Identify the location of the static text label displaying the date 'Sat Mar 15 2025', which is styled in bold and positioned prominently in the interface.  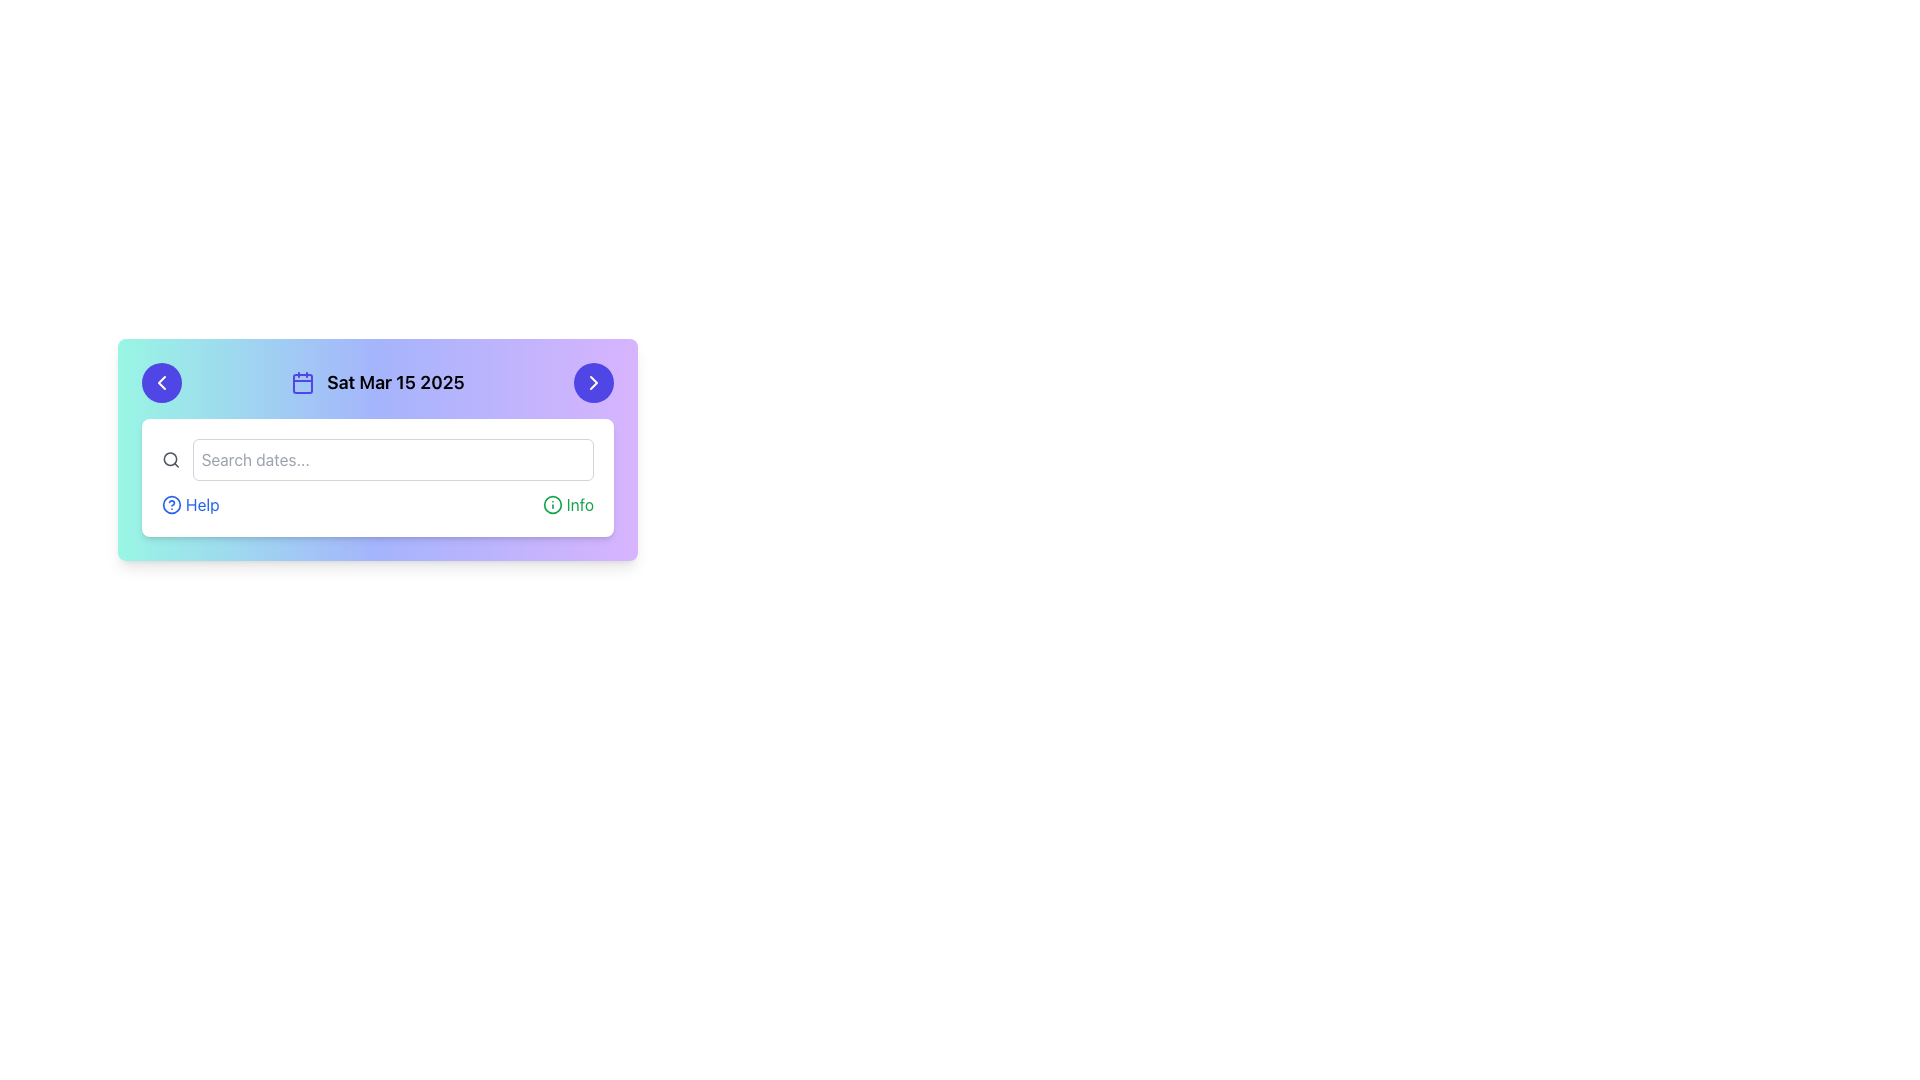
(395, 382).